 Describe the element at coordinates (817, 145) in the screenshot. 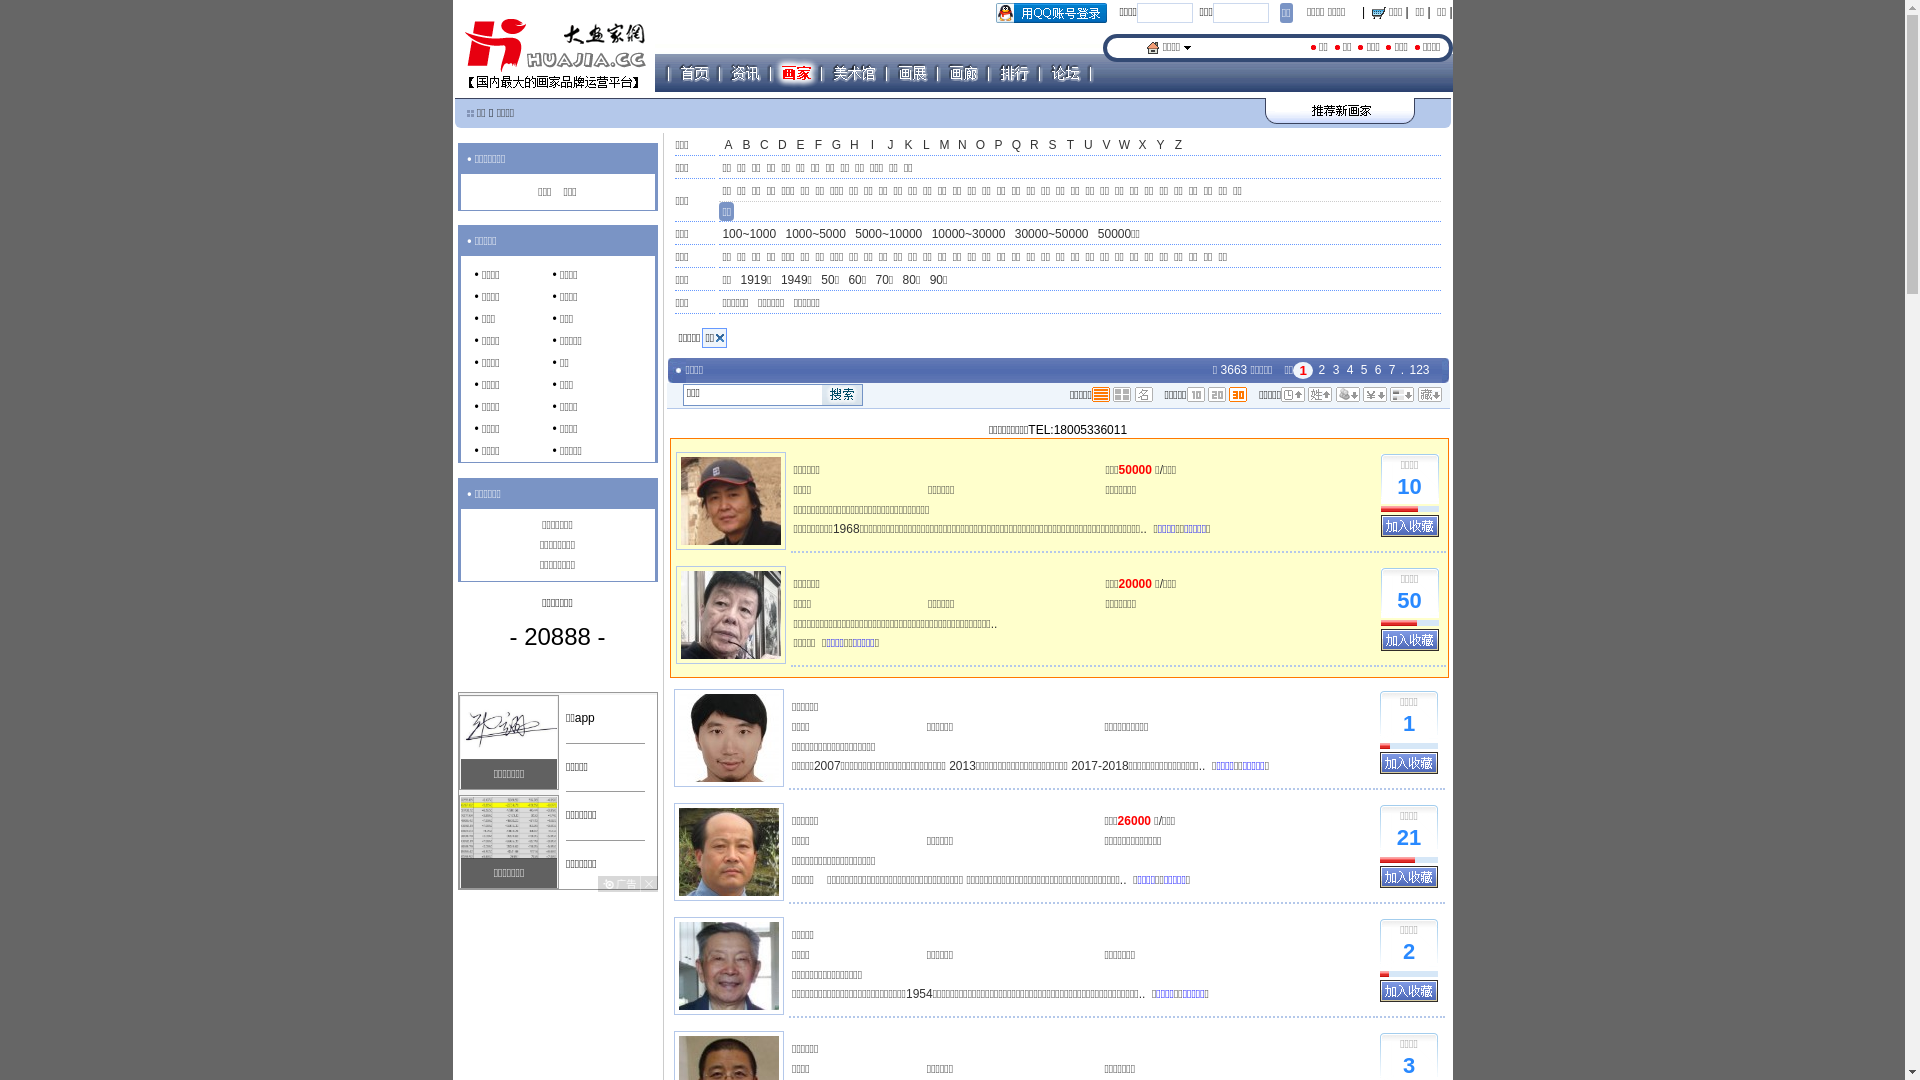

I see `'F'` at that location.